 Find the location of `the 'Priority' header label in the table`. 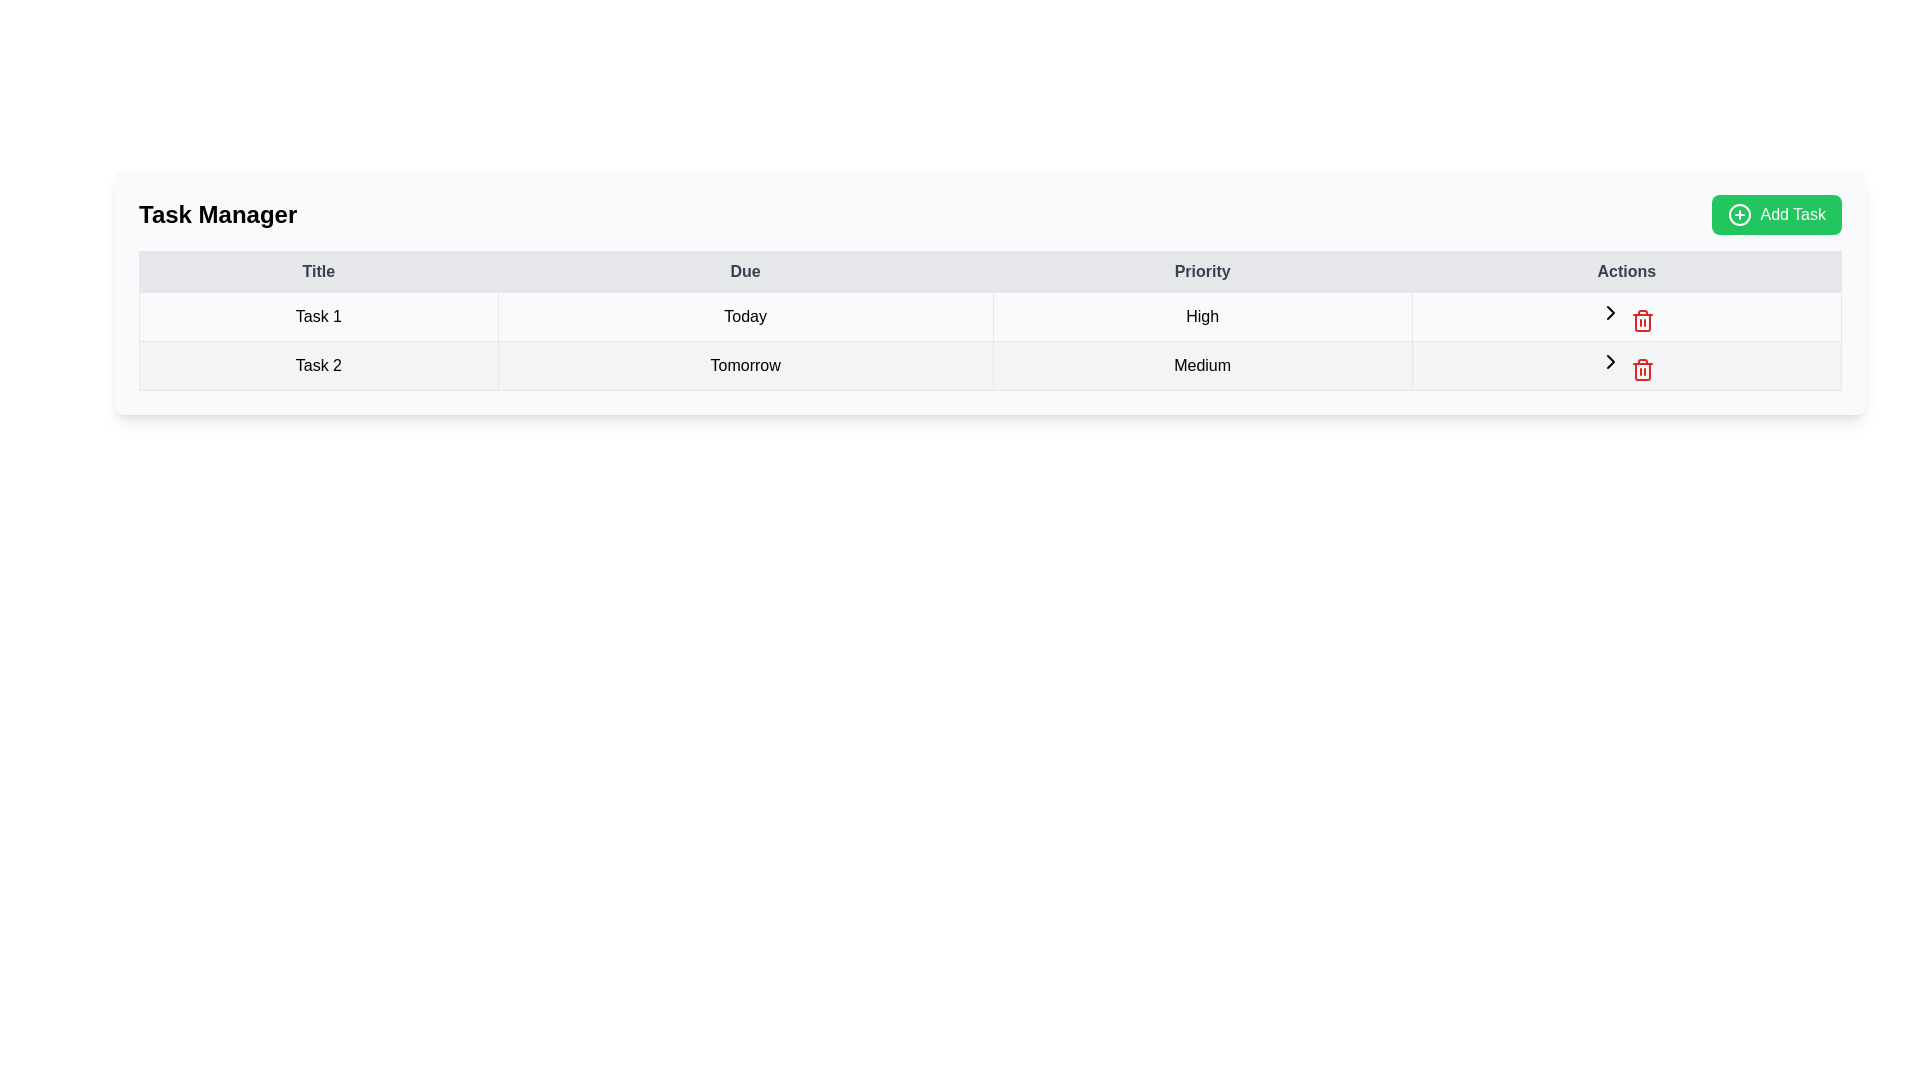

the 'Priority' header label in the table is located at coordinates (1201, 272).